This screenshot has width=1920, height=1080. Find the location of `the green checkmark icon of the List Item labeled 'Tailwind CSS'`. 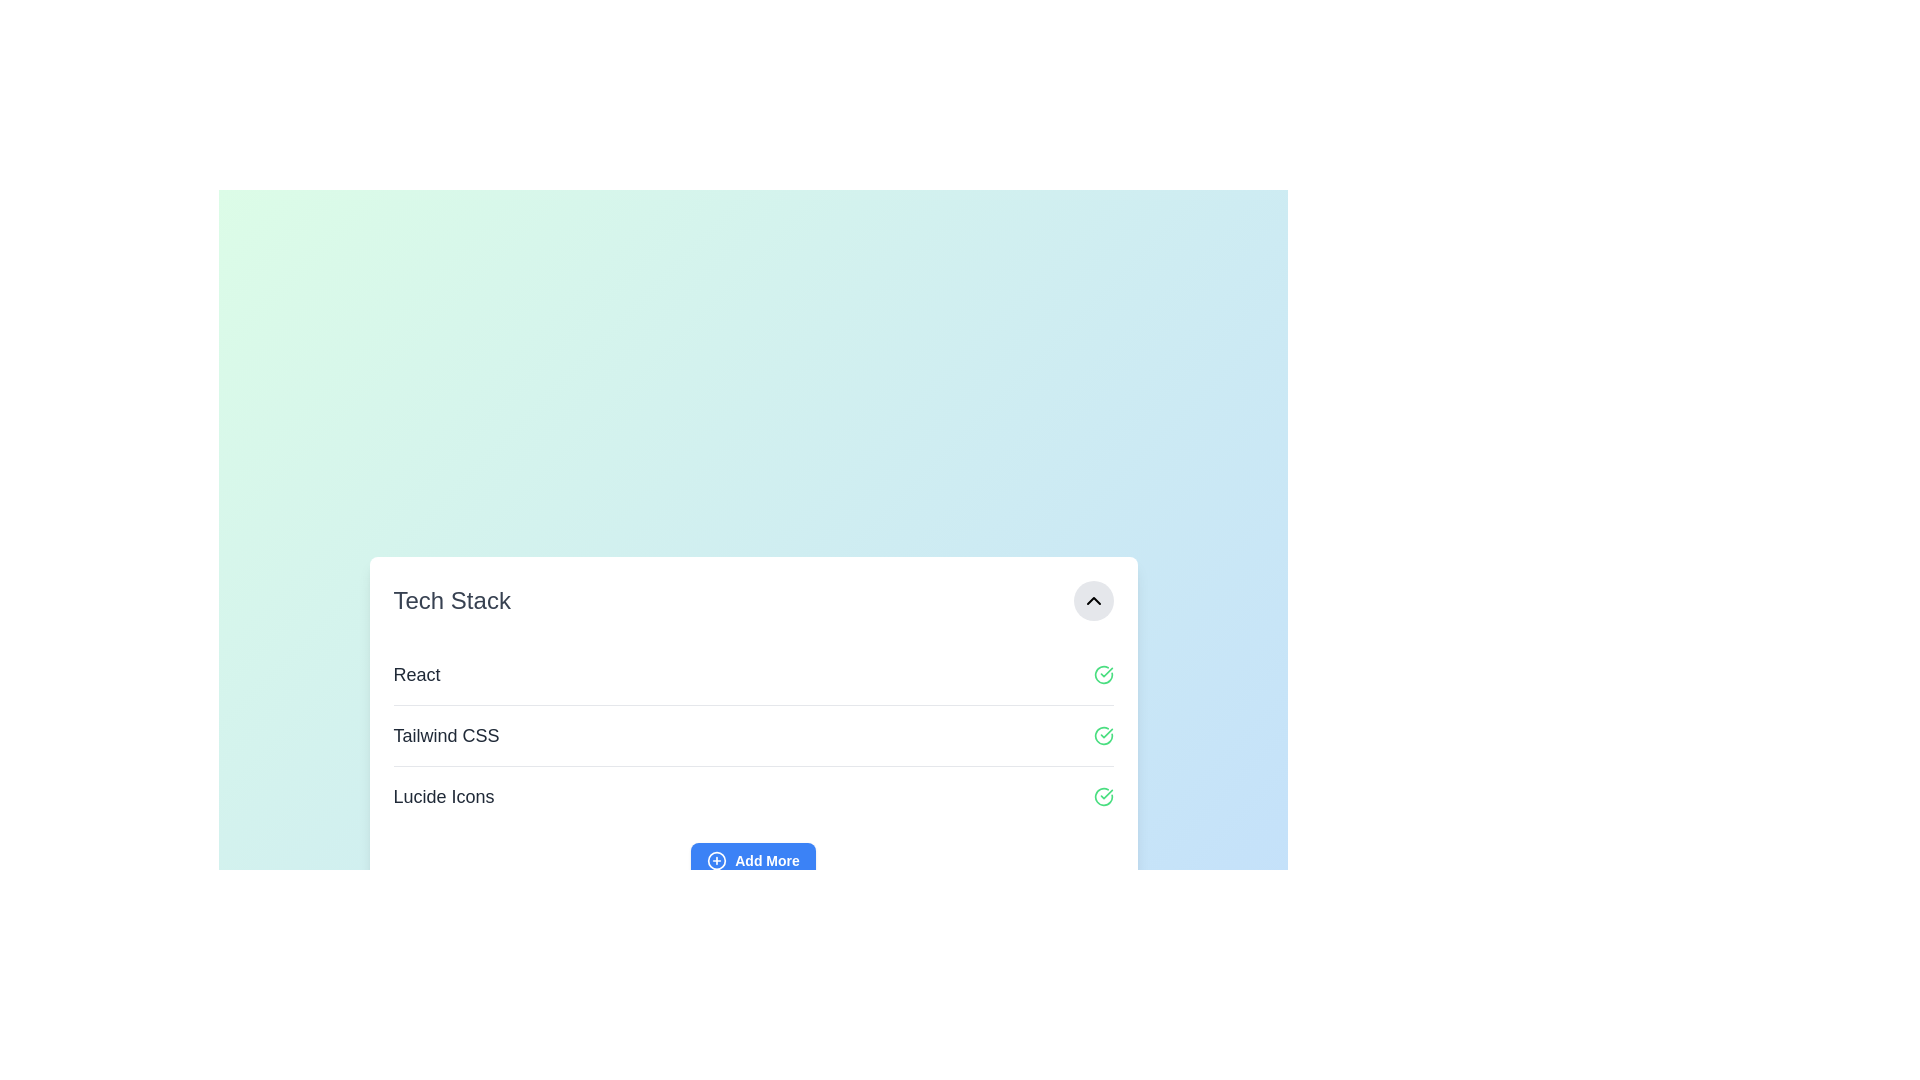

the green checkmark icon of the List Item labeled 'Tailwind CSS' is located at coordinates (752, 735).